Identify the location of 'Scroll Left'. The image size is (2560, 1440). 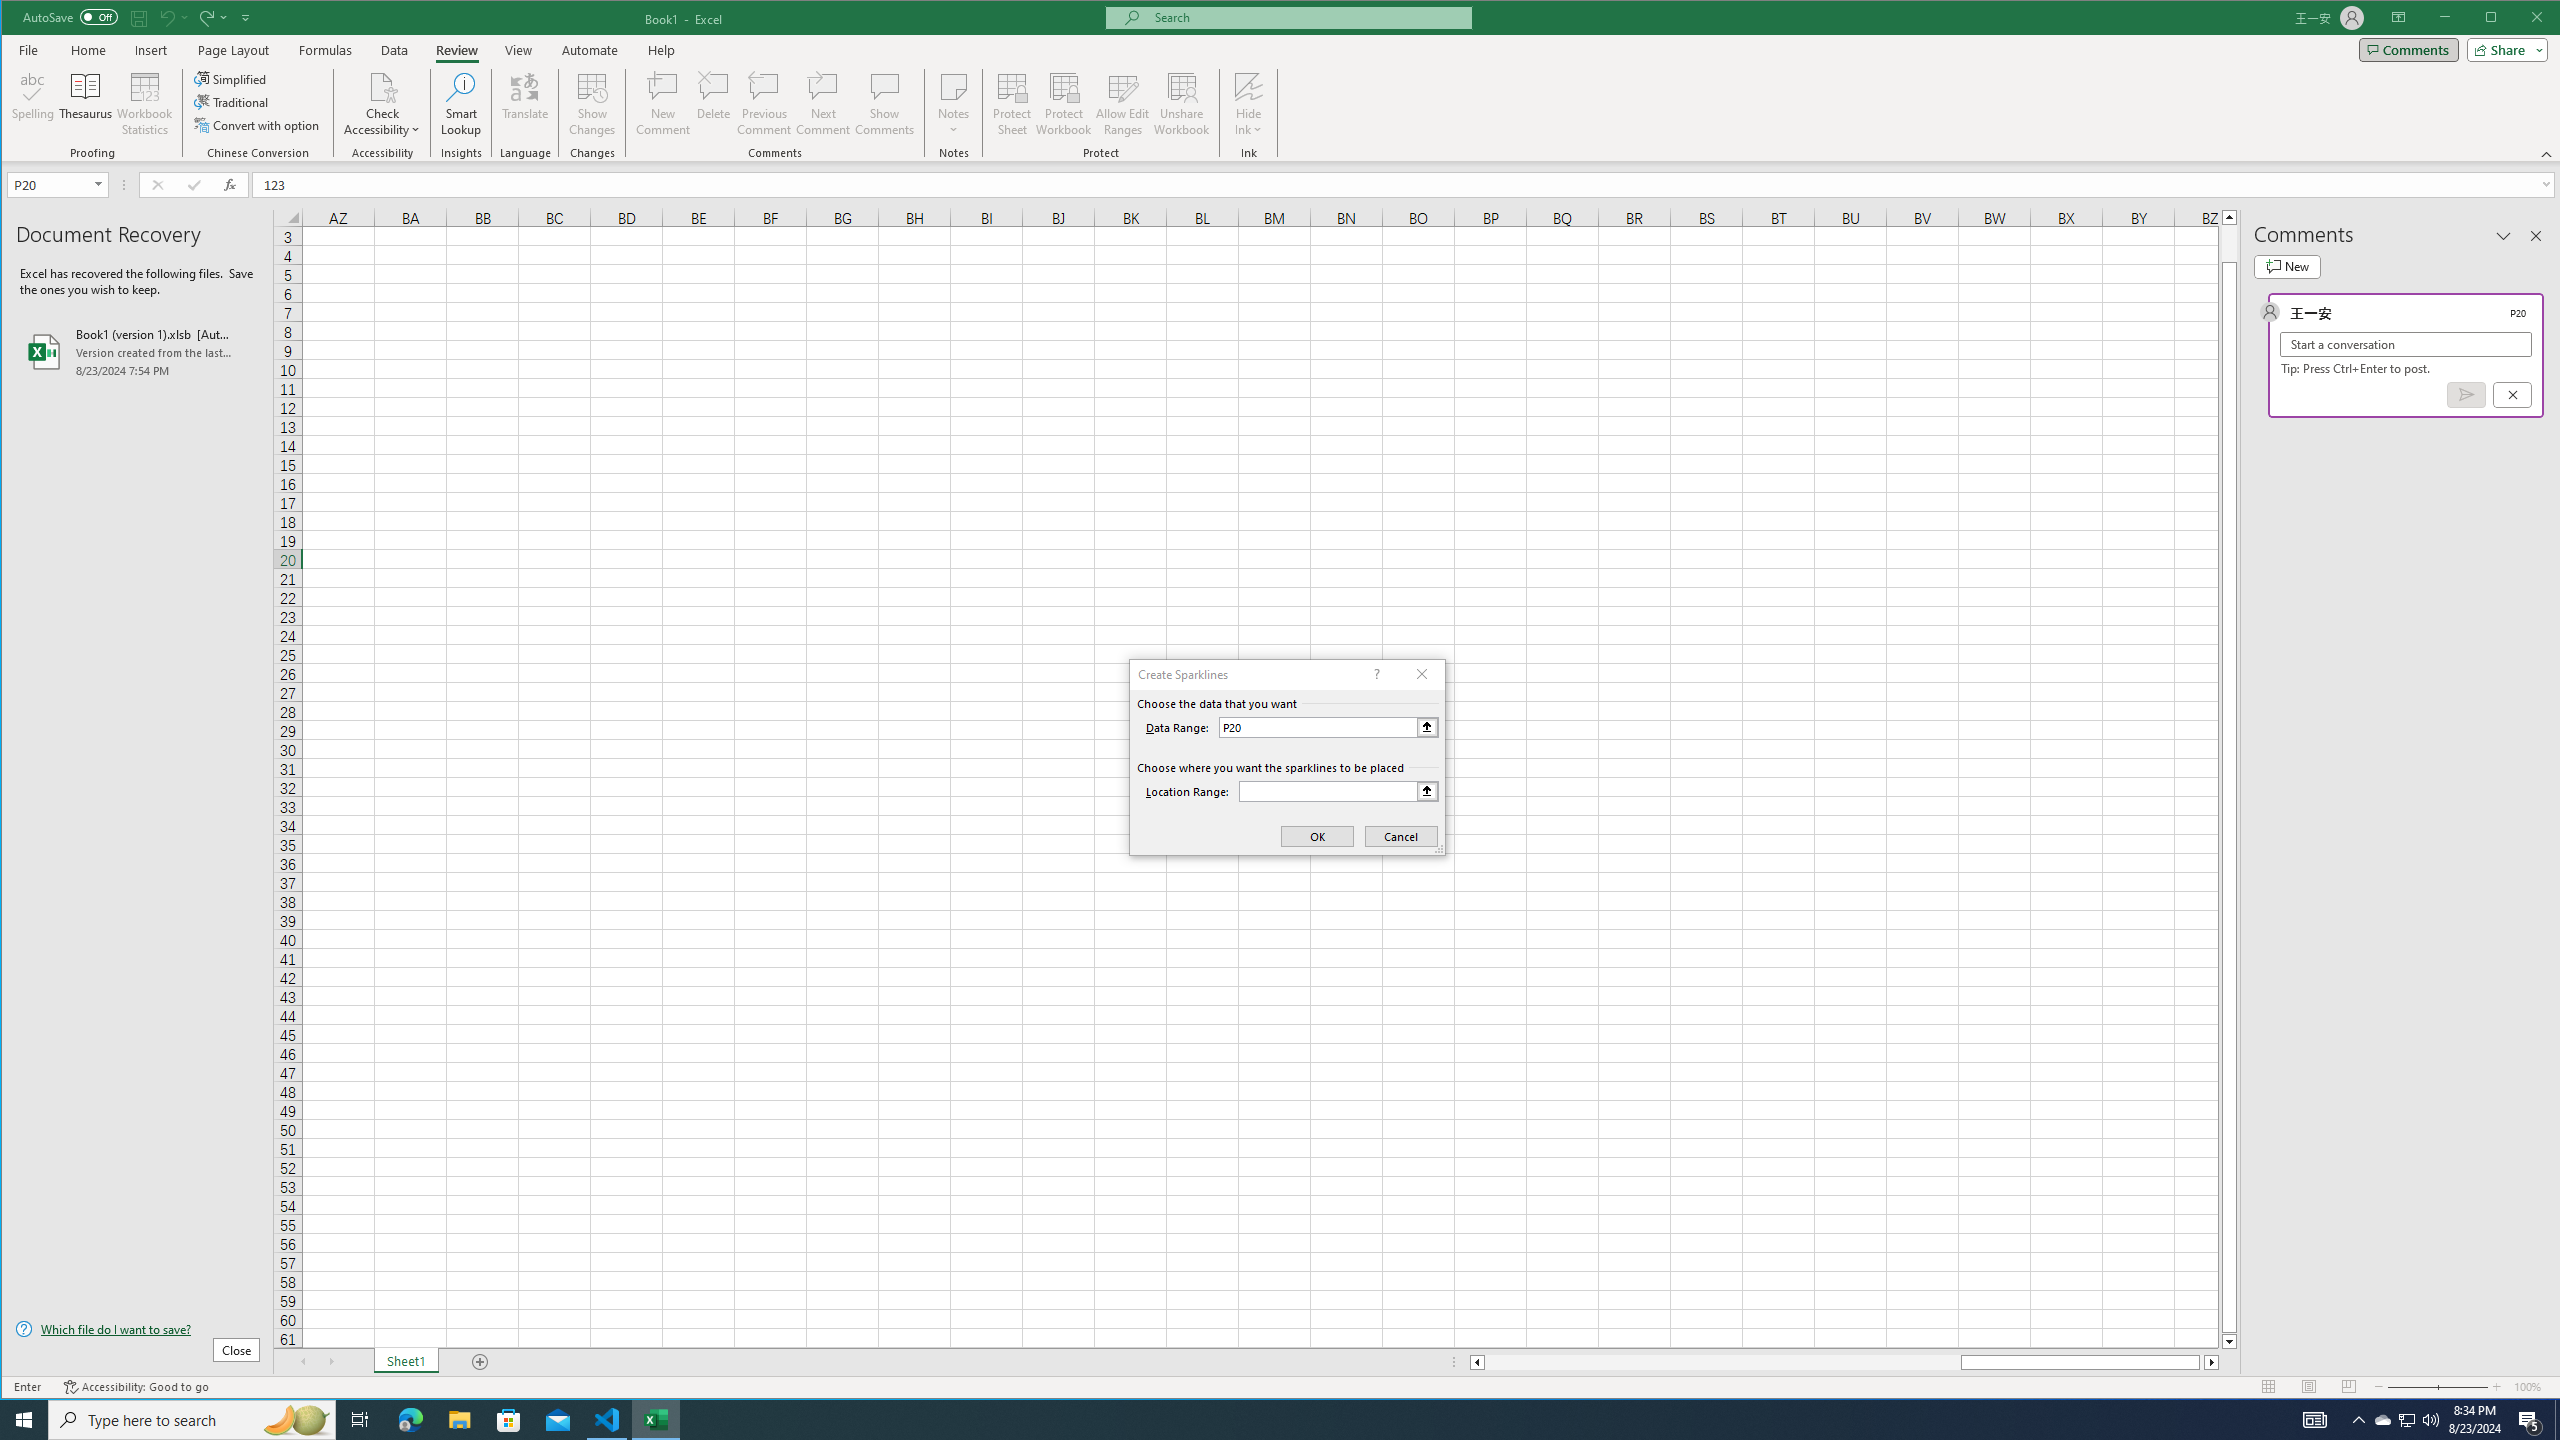
(302, 1362).